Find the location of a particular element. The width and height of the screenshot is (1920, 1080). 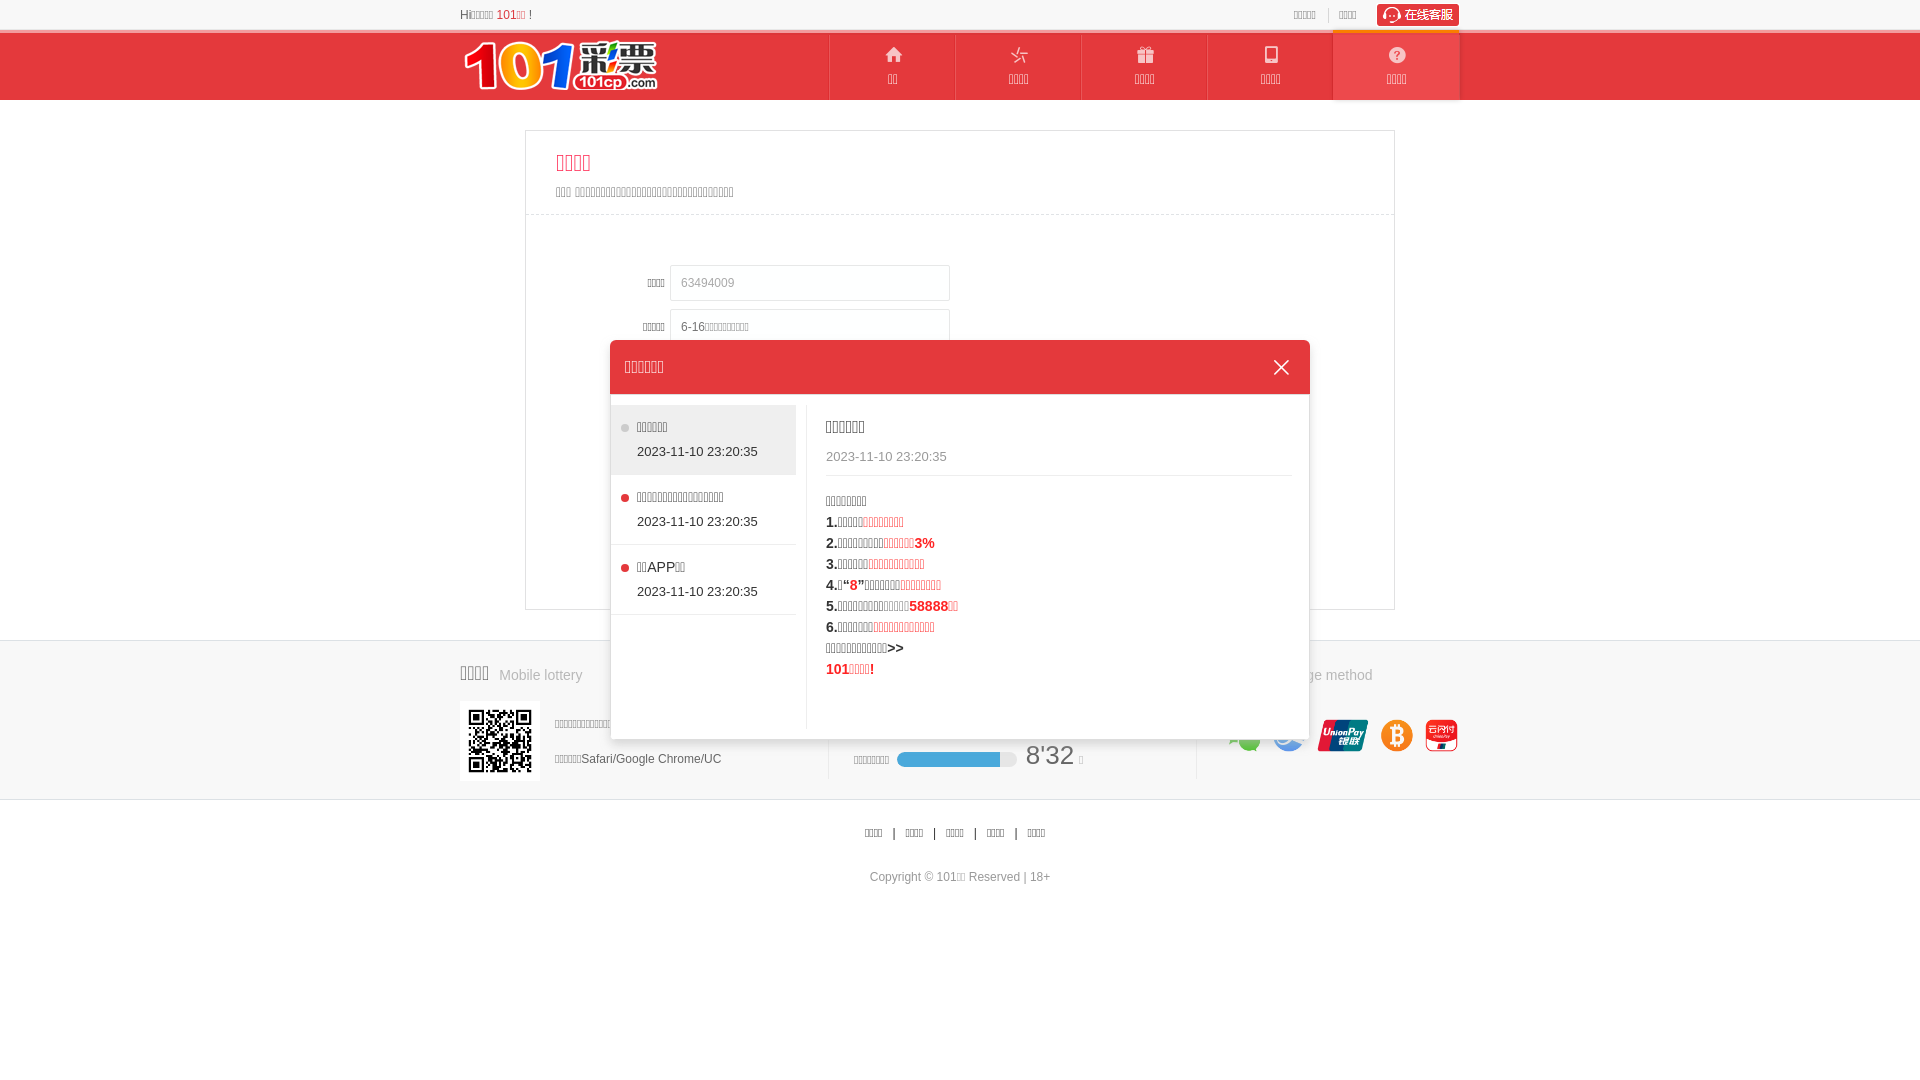

'|' is located at coordinates (931, 833).